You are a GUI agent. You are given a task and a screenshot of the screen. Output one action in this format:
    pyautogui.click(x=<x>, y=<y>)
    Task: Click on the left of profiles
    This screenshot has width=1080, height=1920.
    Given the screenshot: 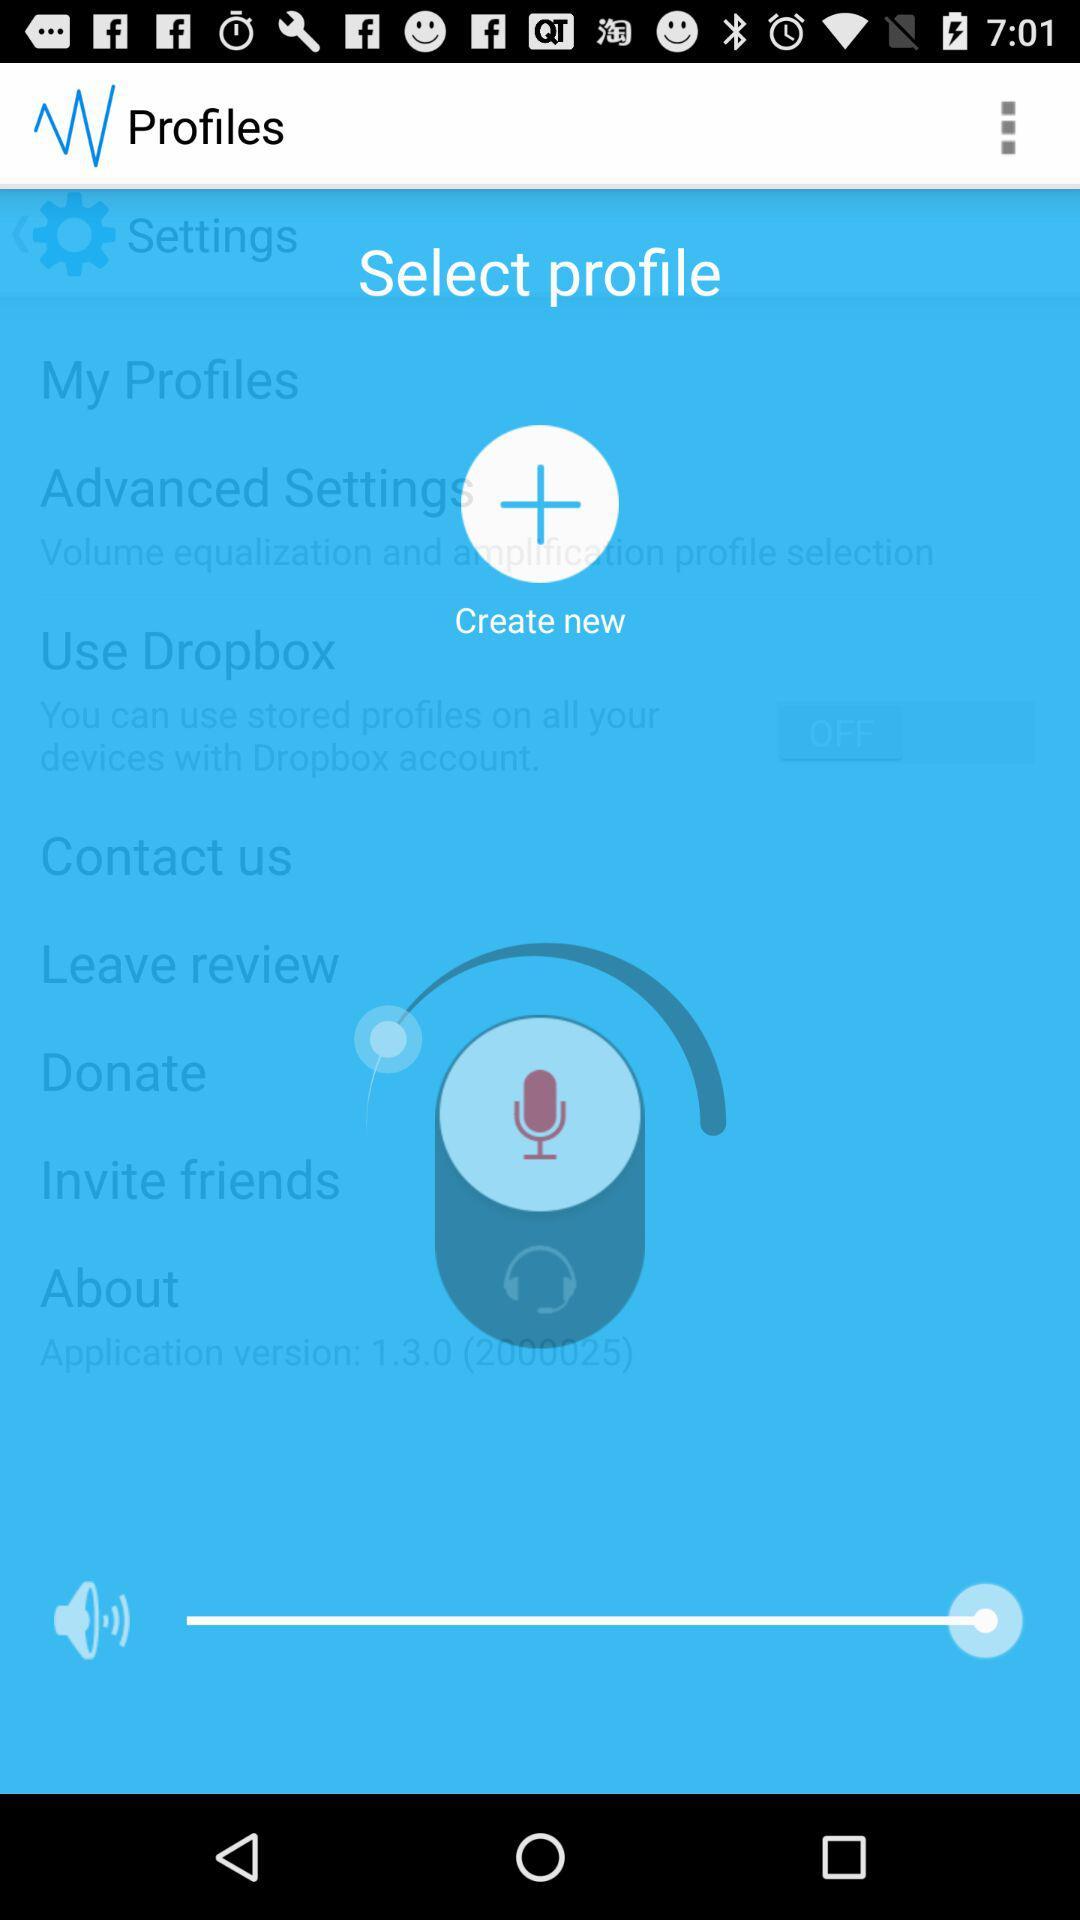 What is the action you would take?
    pyautogui.click(x=72, y=124)
    